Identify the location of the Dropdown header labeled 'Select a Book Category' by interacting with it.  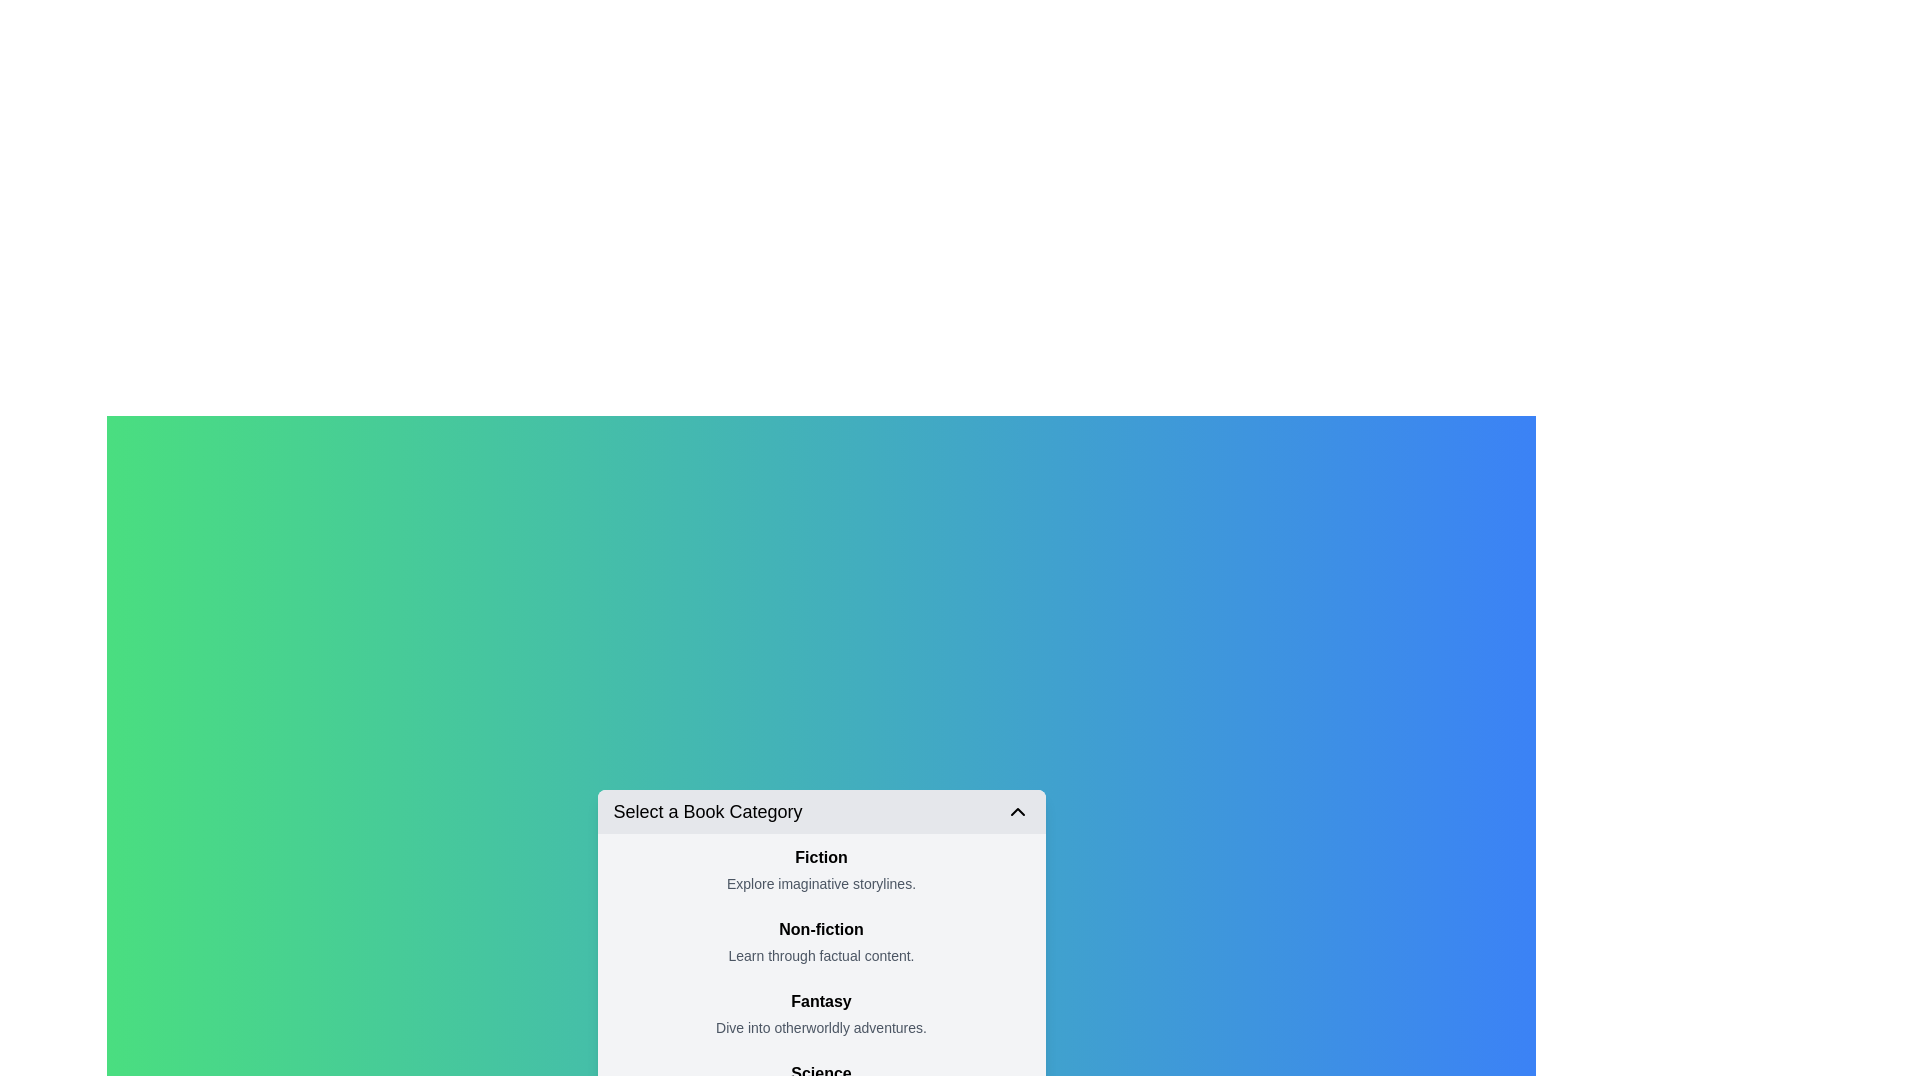
(821, 812).